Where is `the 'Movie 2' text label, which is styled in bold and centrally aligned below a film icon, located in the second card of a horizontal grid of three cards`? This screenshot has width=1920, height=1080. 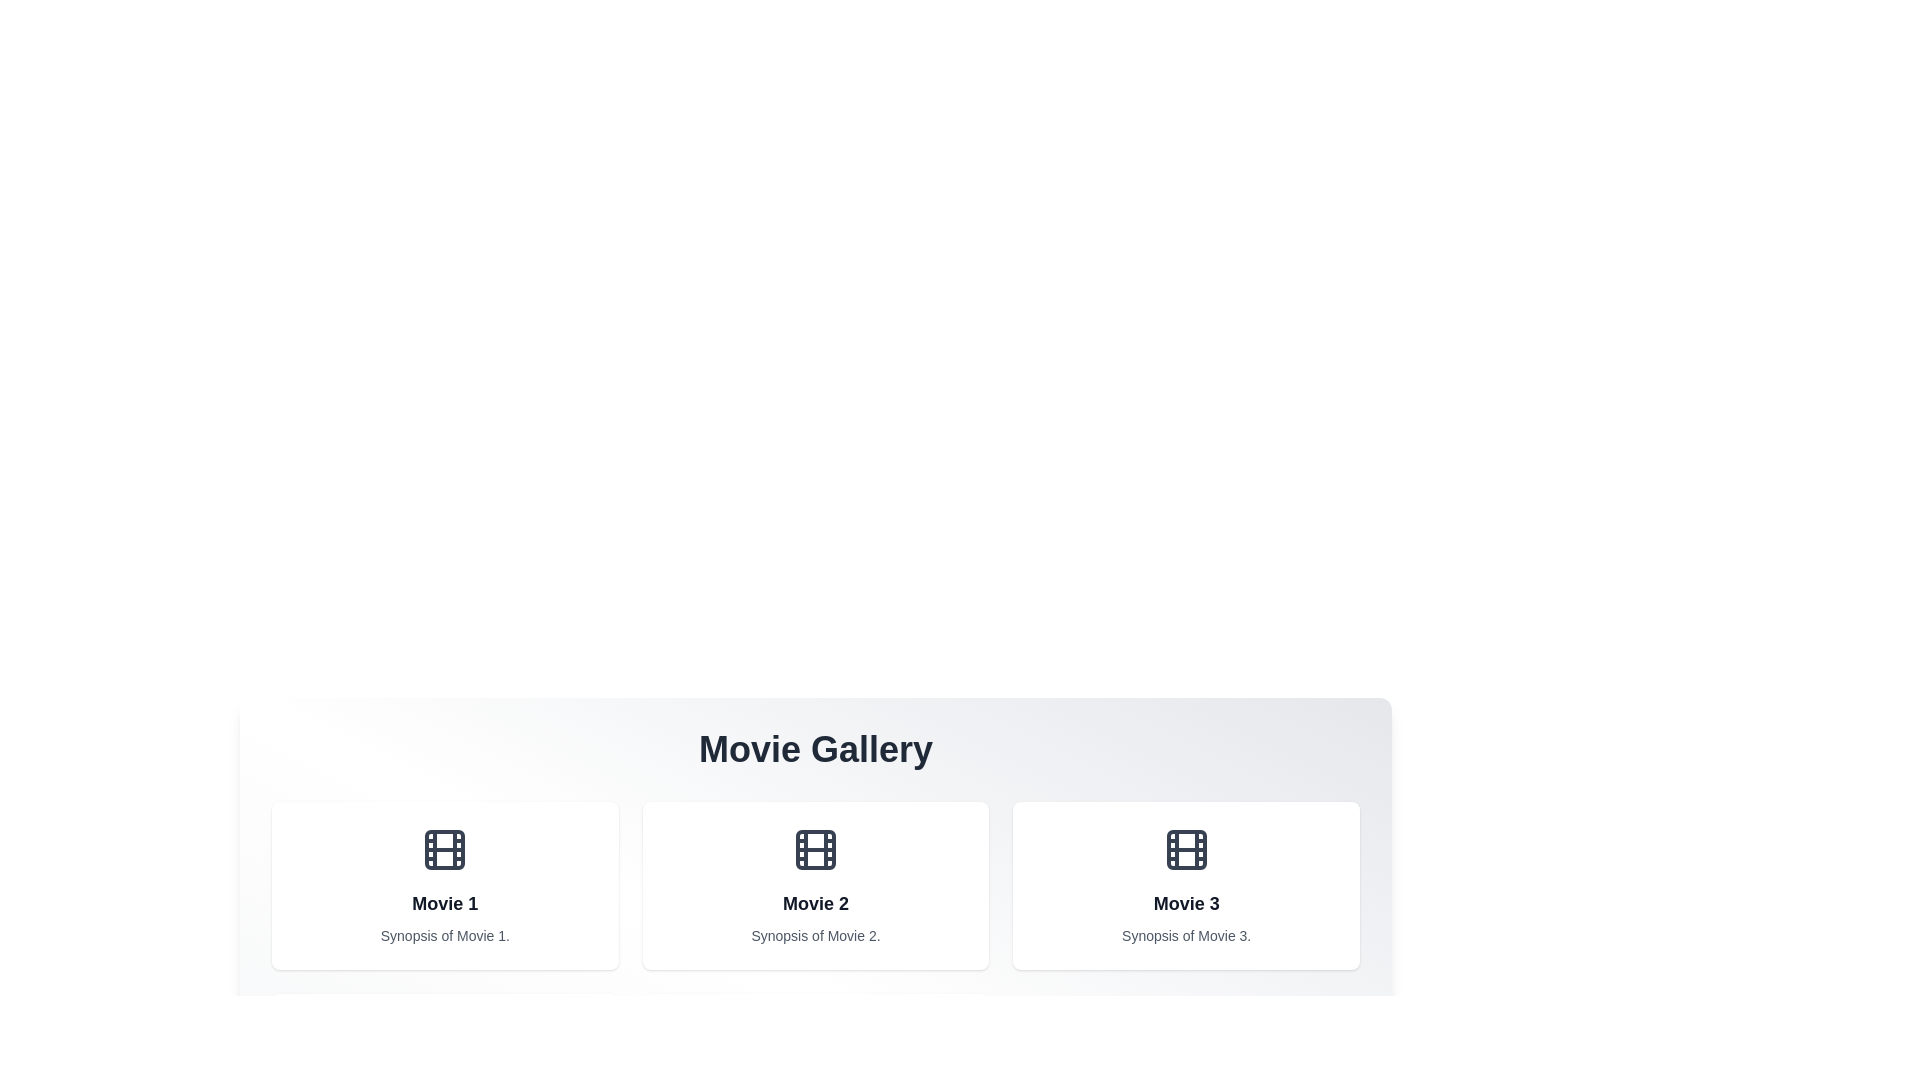
the 'Movie 2' text label, which is styled in bold and centrally aligned below a film icon, located in the second card of a horizontal grid of three cards is located at coordinates (816, 903).